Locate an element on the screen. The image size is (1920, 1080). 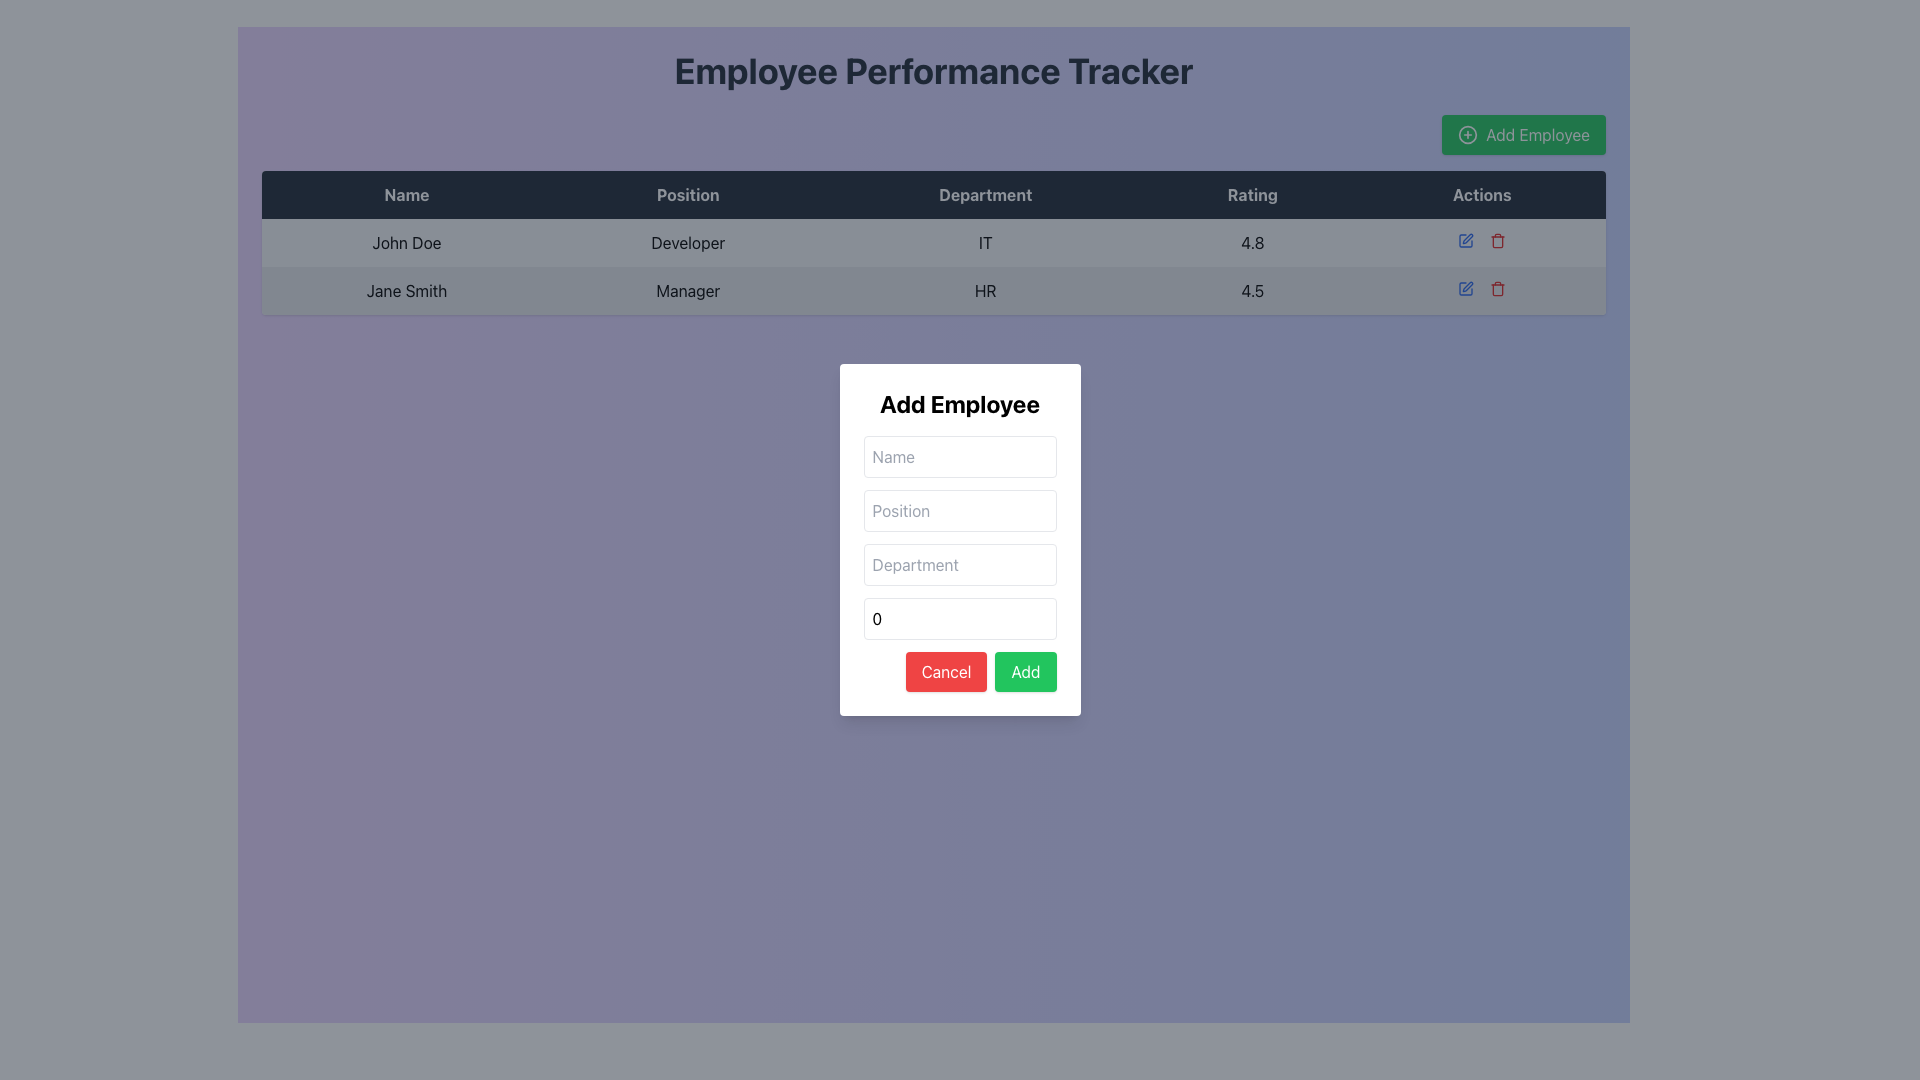
the text label displaying the job title for 'John Doe' in the 'Position' column is located at coordinates (688, 242).